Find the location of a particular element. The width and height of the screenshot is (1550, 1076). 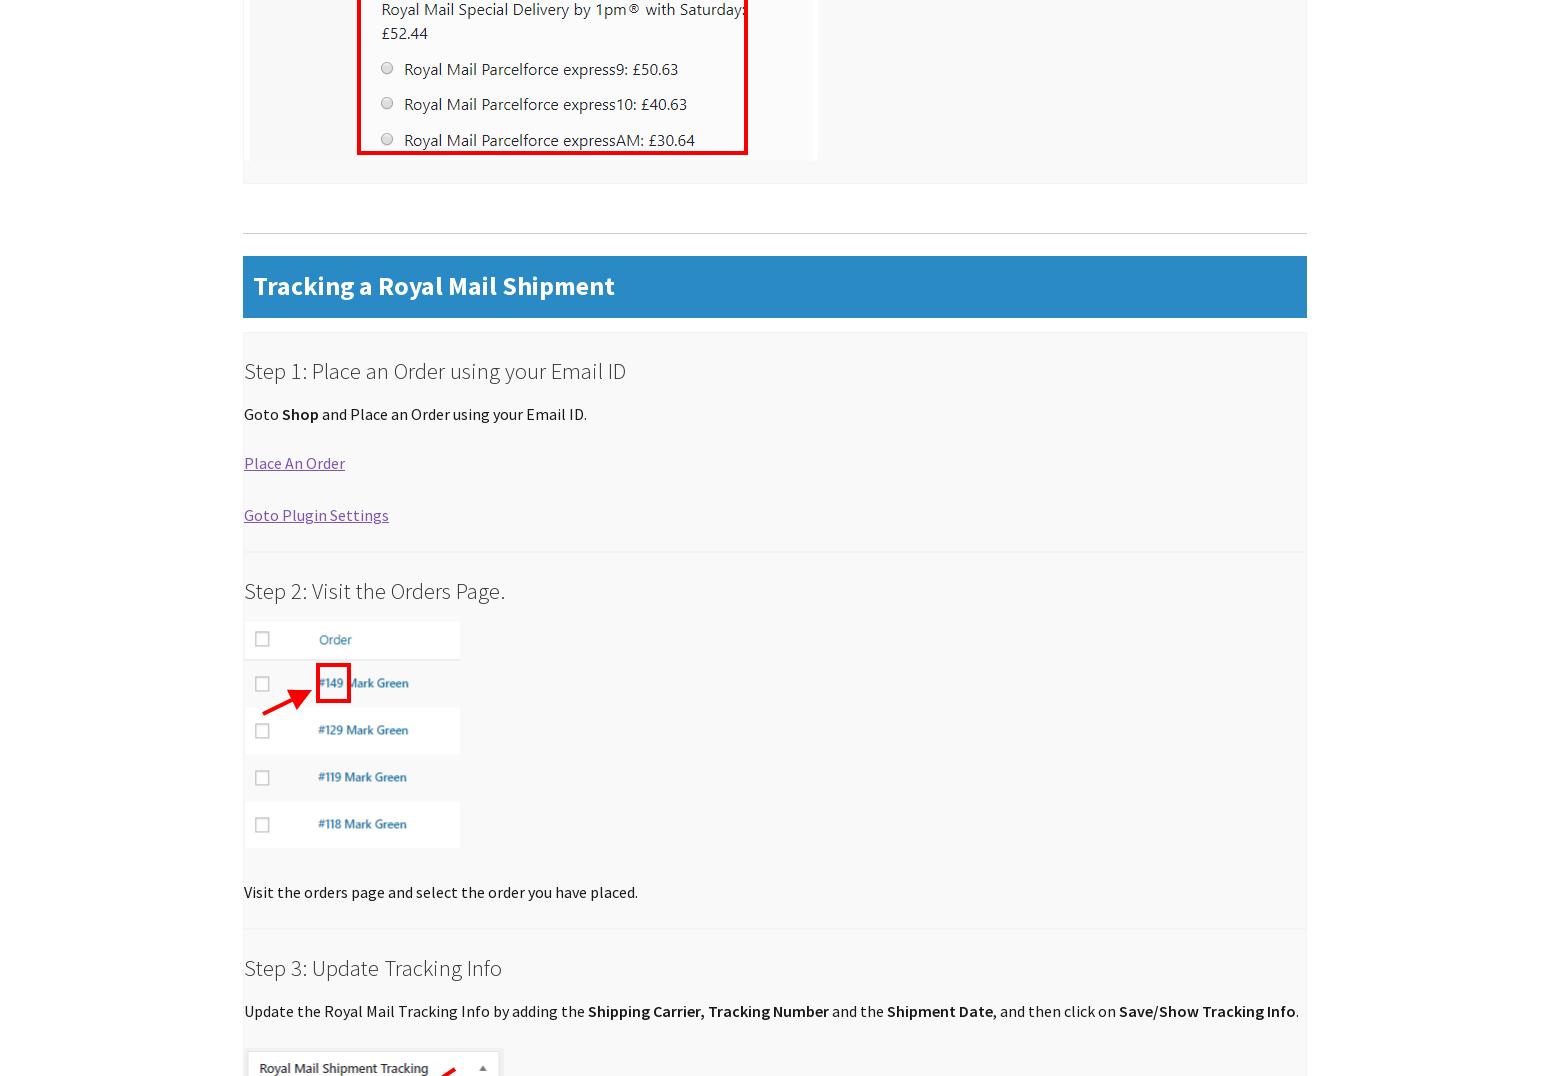

'Update the Royal Mail Tracking Info by adding the' is located at coordinates (416, 1010).